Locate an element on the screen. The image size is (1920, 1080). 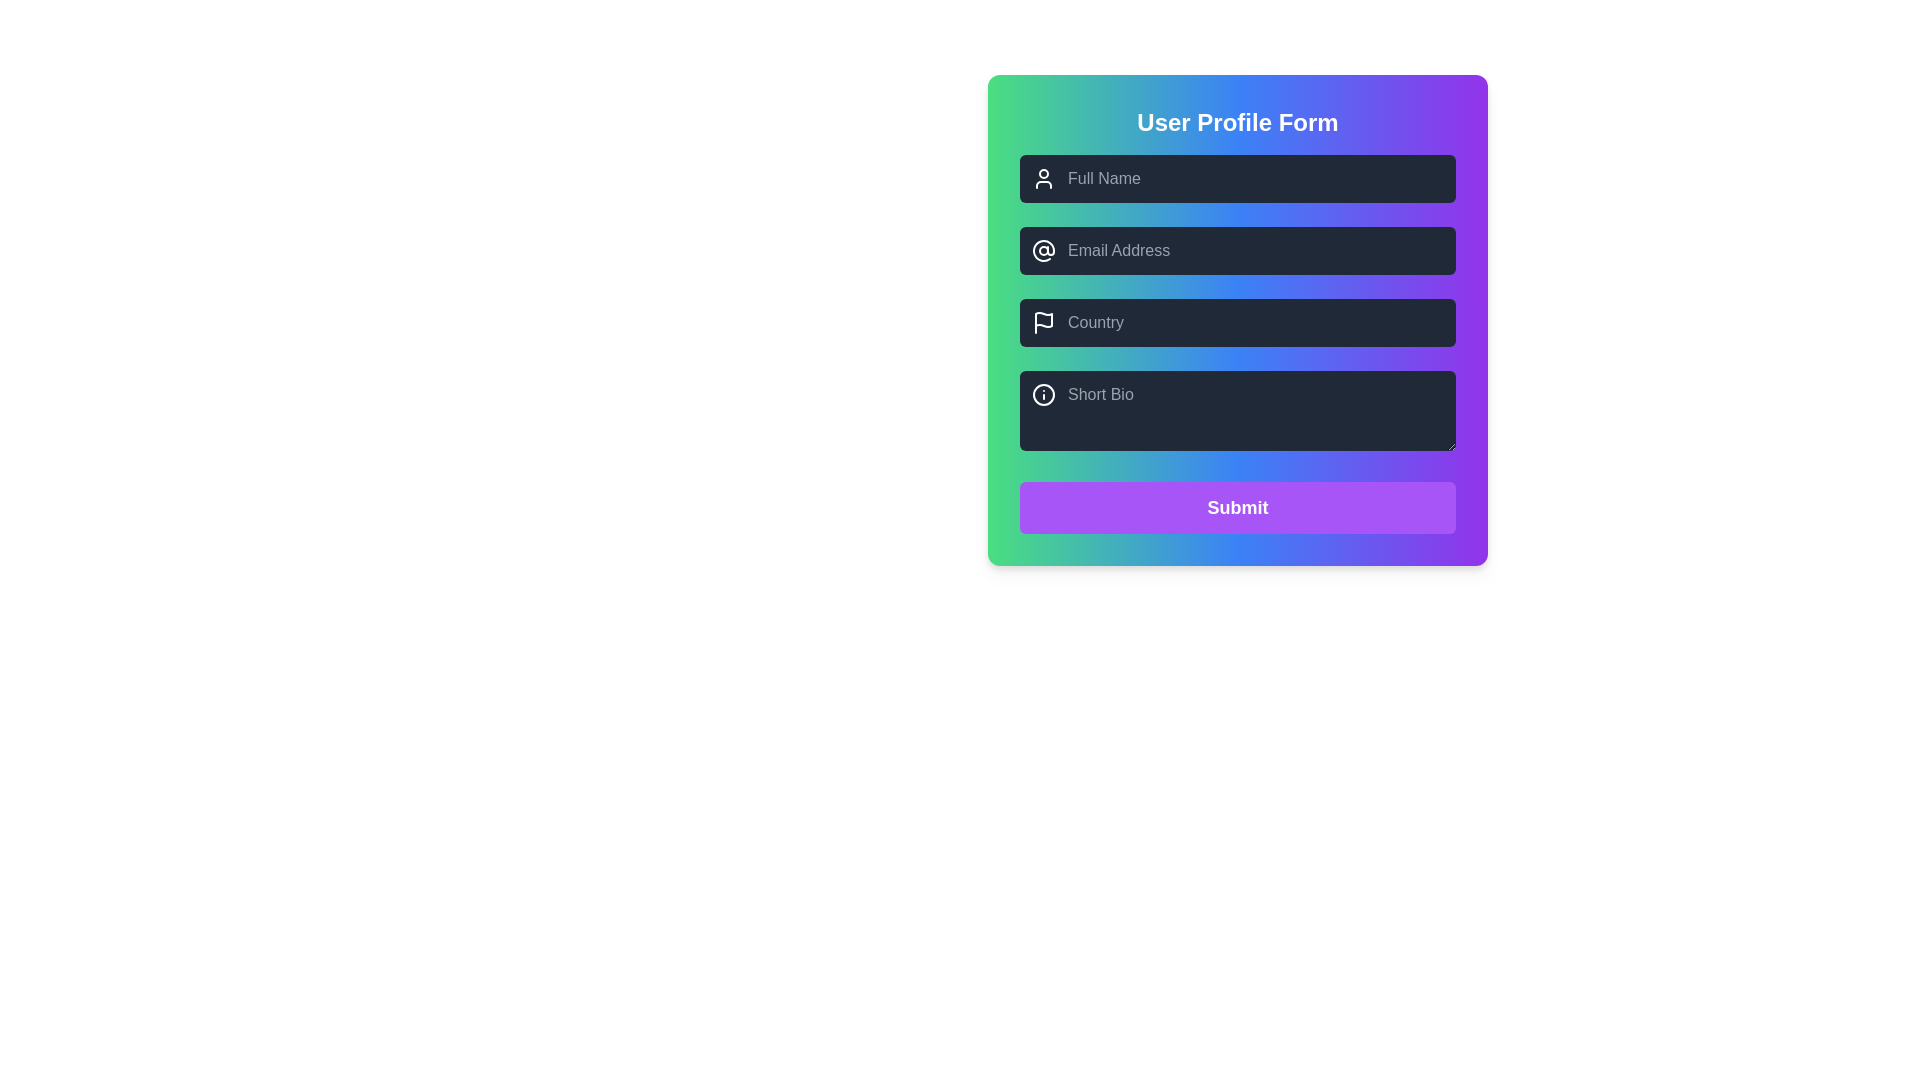
the small white flag icon located to the left of the 'Country' input field in the user profile form is located at coordinates (1042, 322).